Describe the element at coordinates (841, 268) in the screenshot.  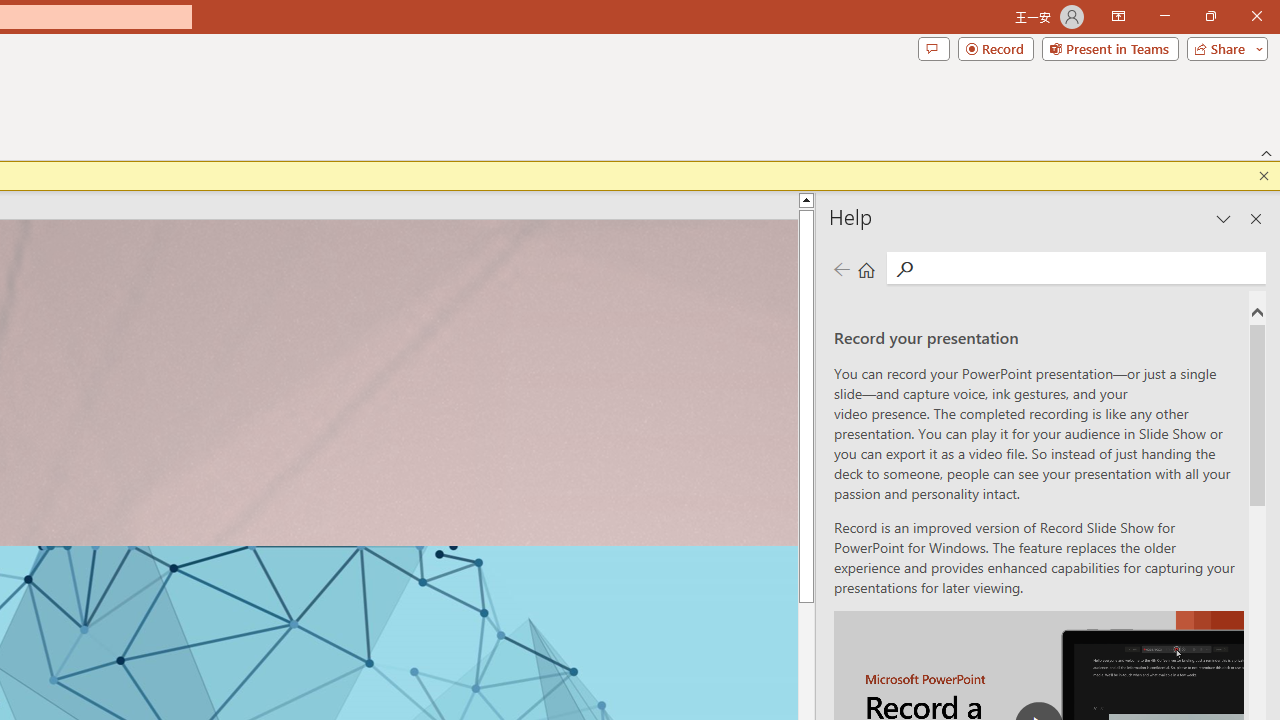
I see `'Previous page'` at that location.